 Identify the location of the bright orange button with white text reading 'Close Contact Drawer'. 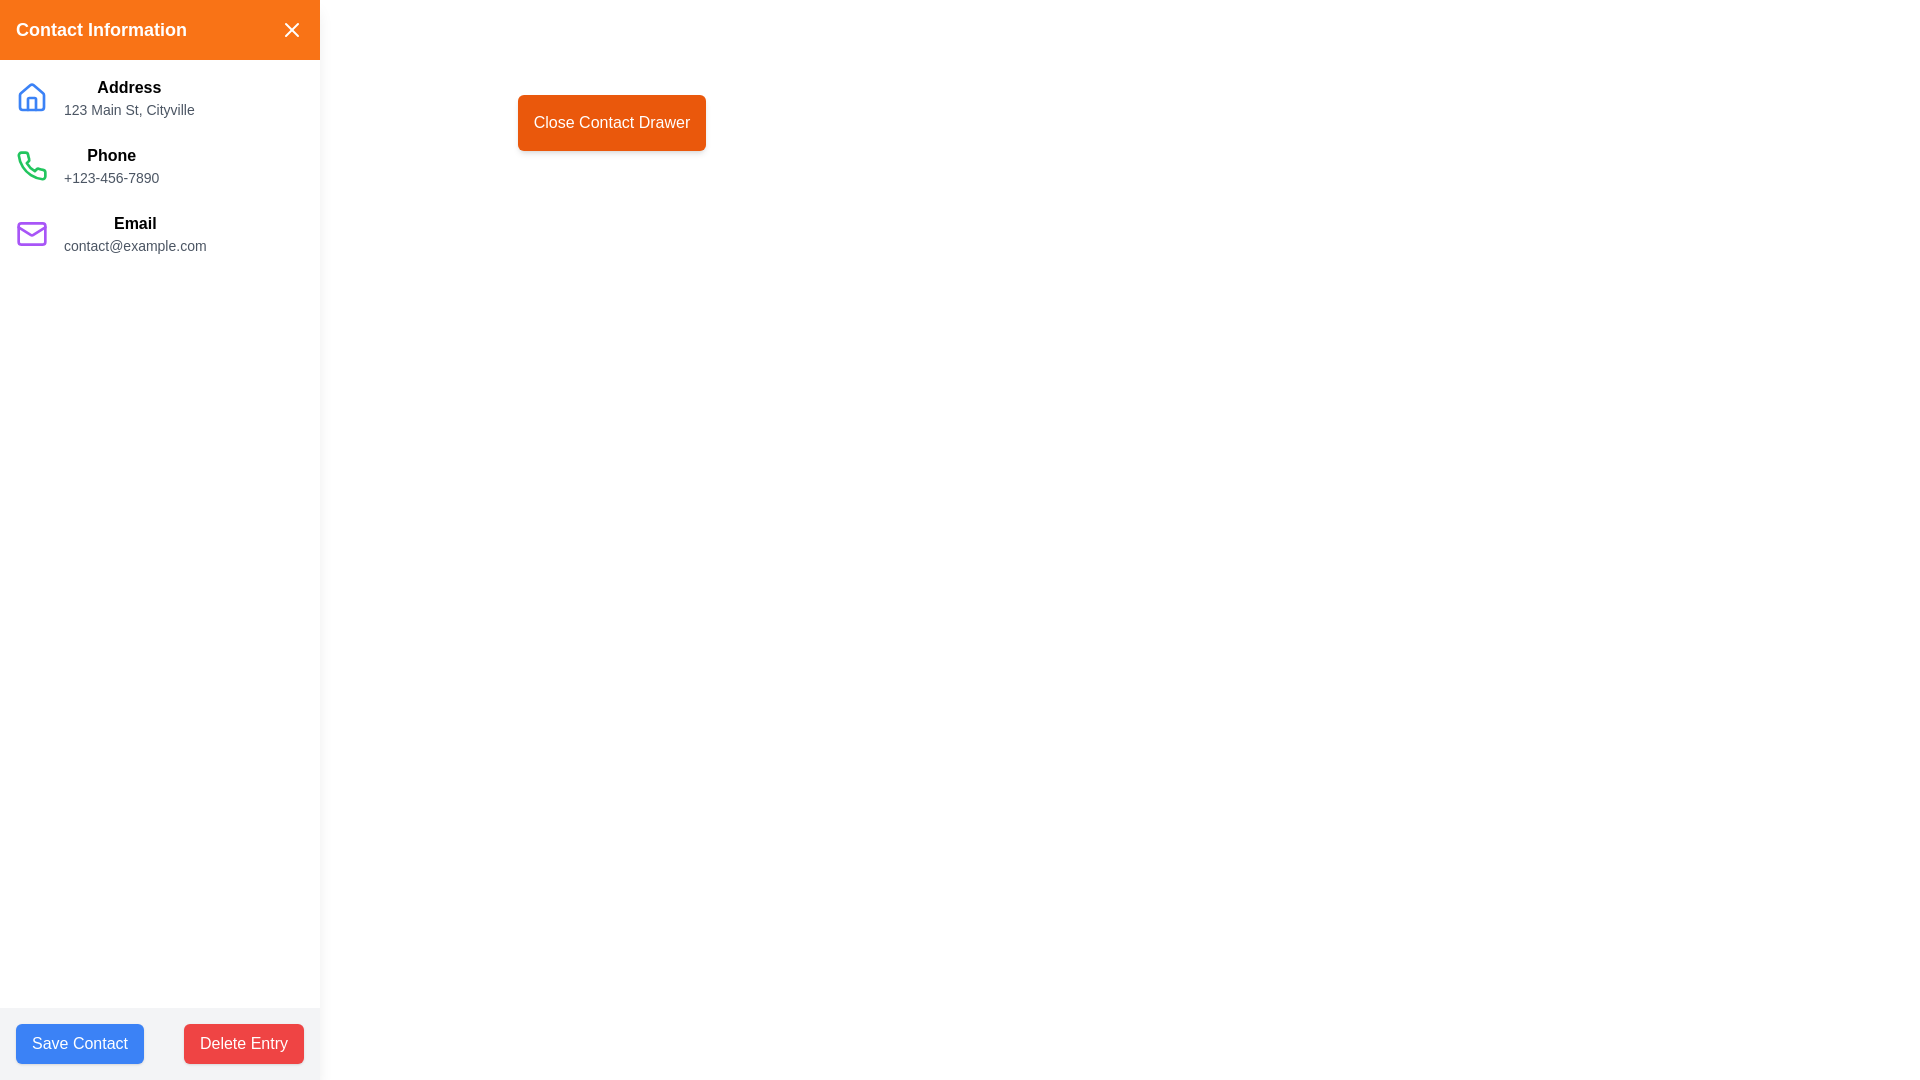
(610, 123).